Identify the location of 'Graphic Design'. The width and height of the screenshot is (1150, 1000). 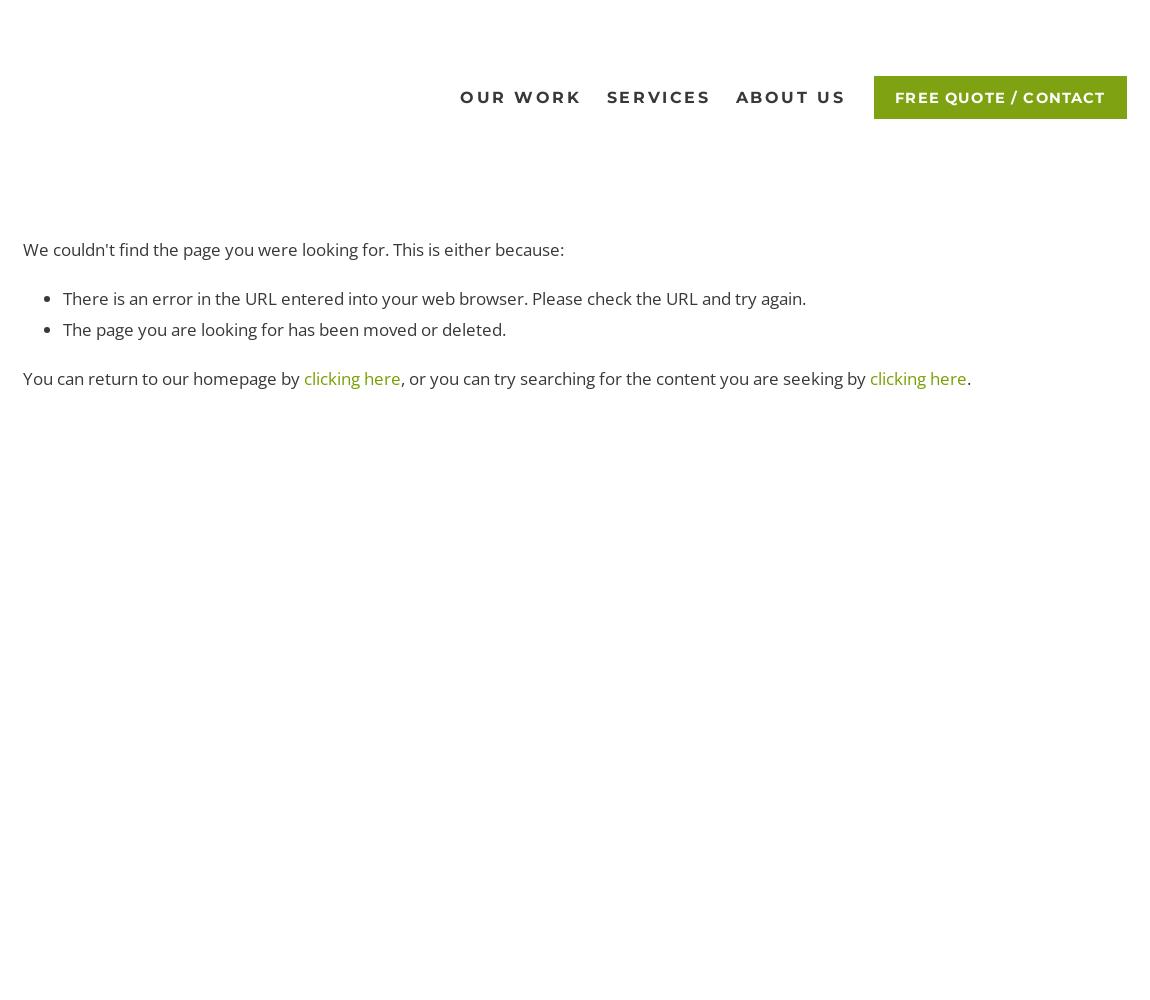
(515, 161).